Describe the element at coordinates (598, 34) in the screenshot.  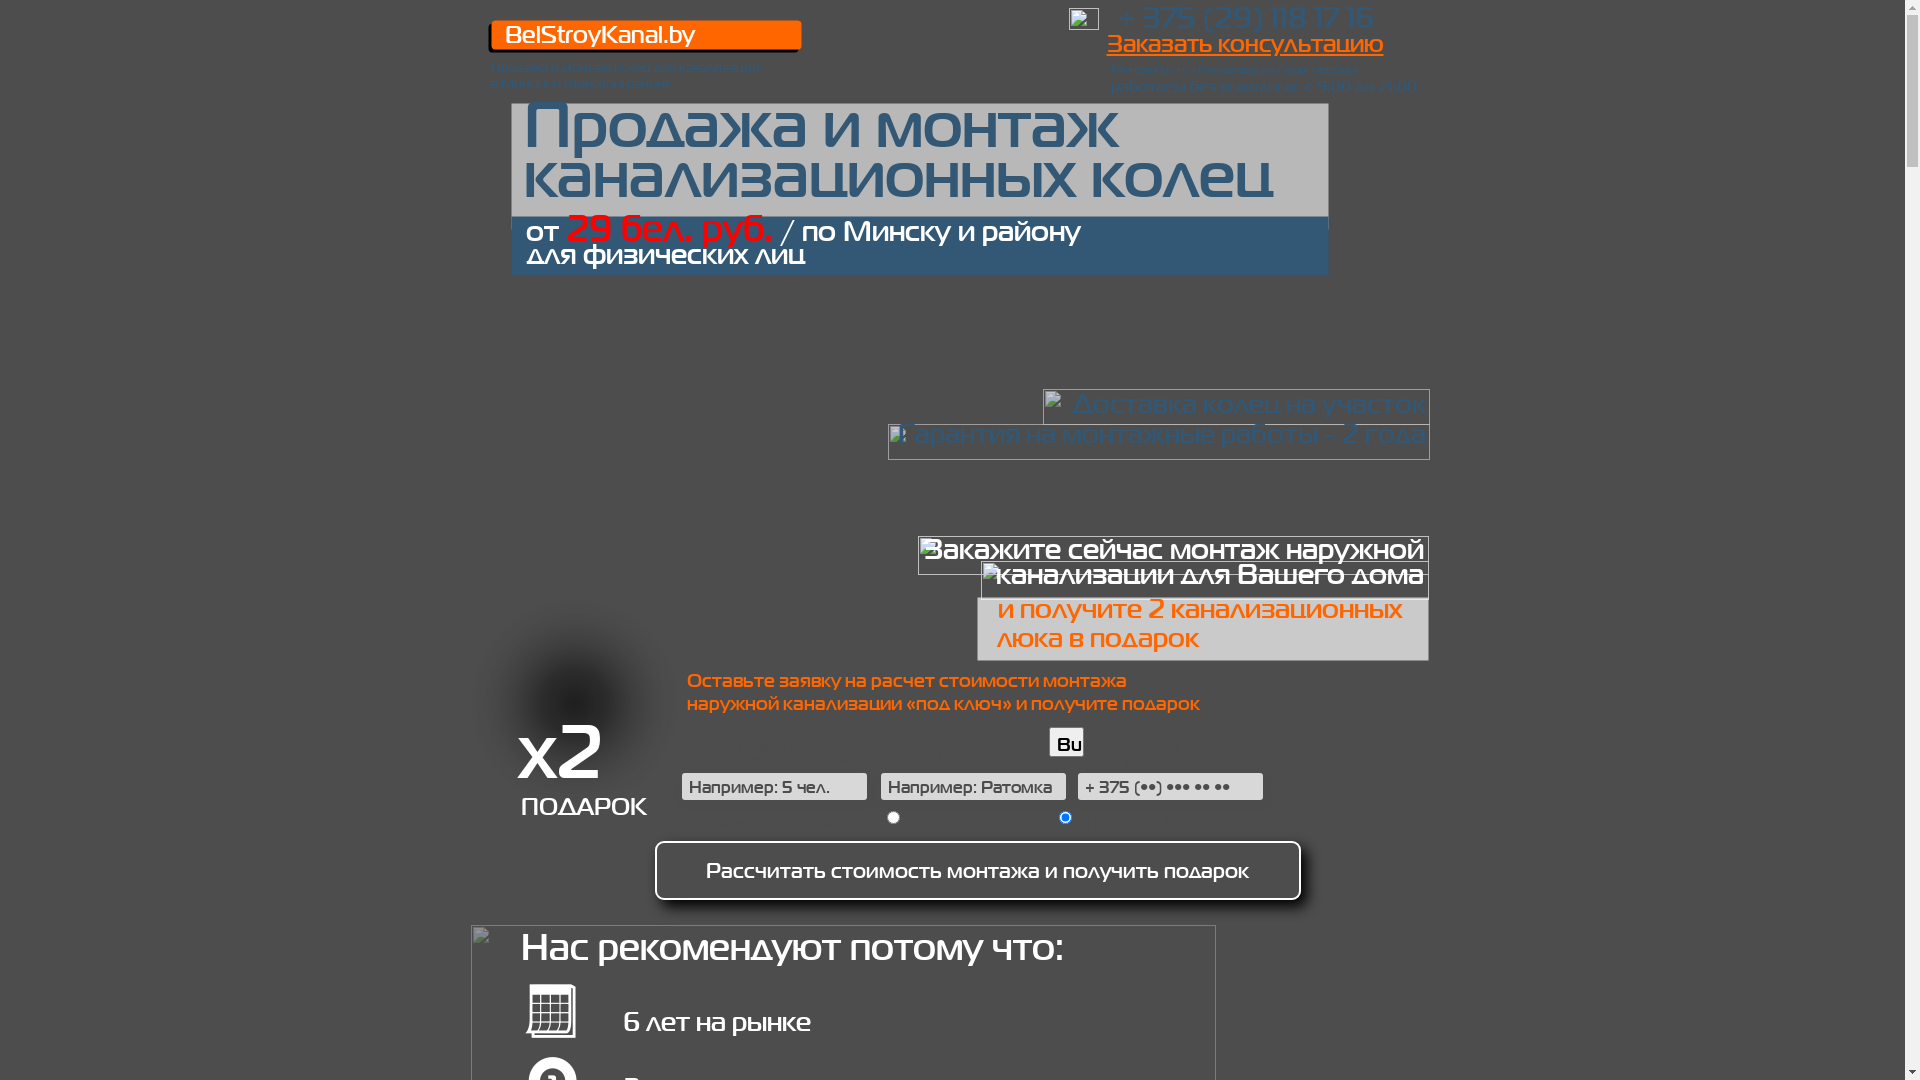
I see `'BelStroyKanal.by'` at that location.